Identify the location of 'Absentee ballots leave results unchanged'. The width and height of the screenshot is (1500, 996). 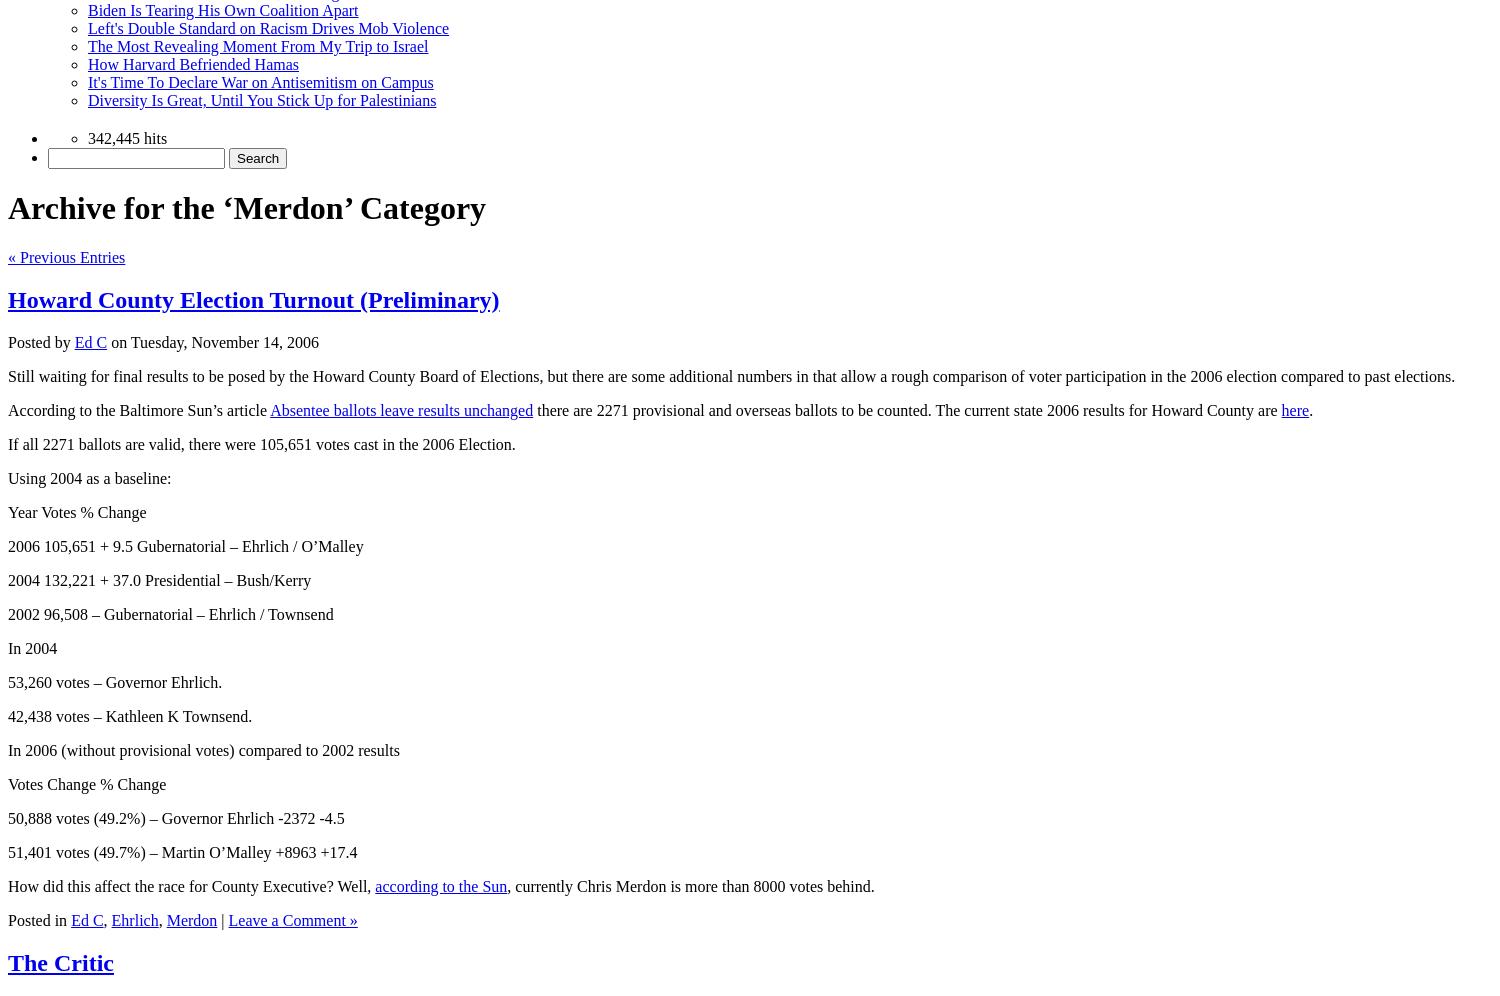
(401, 408).